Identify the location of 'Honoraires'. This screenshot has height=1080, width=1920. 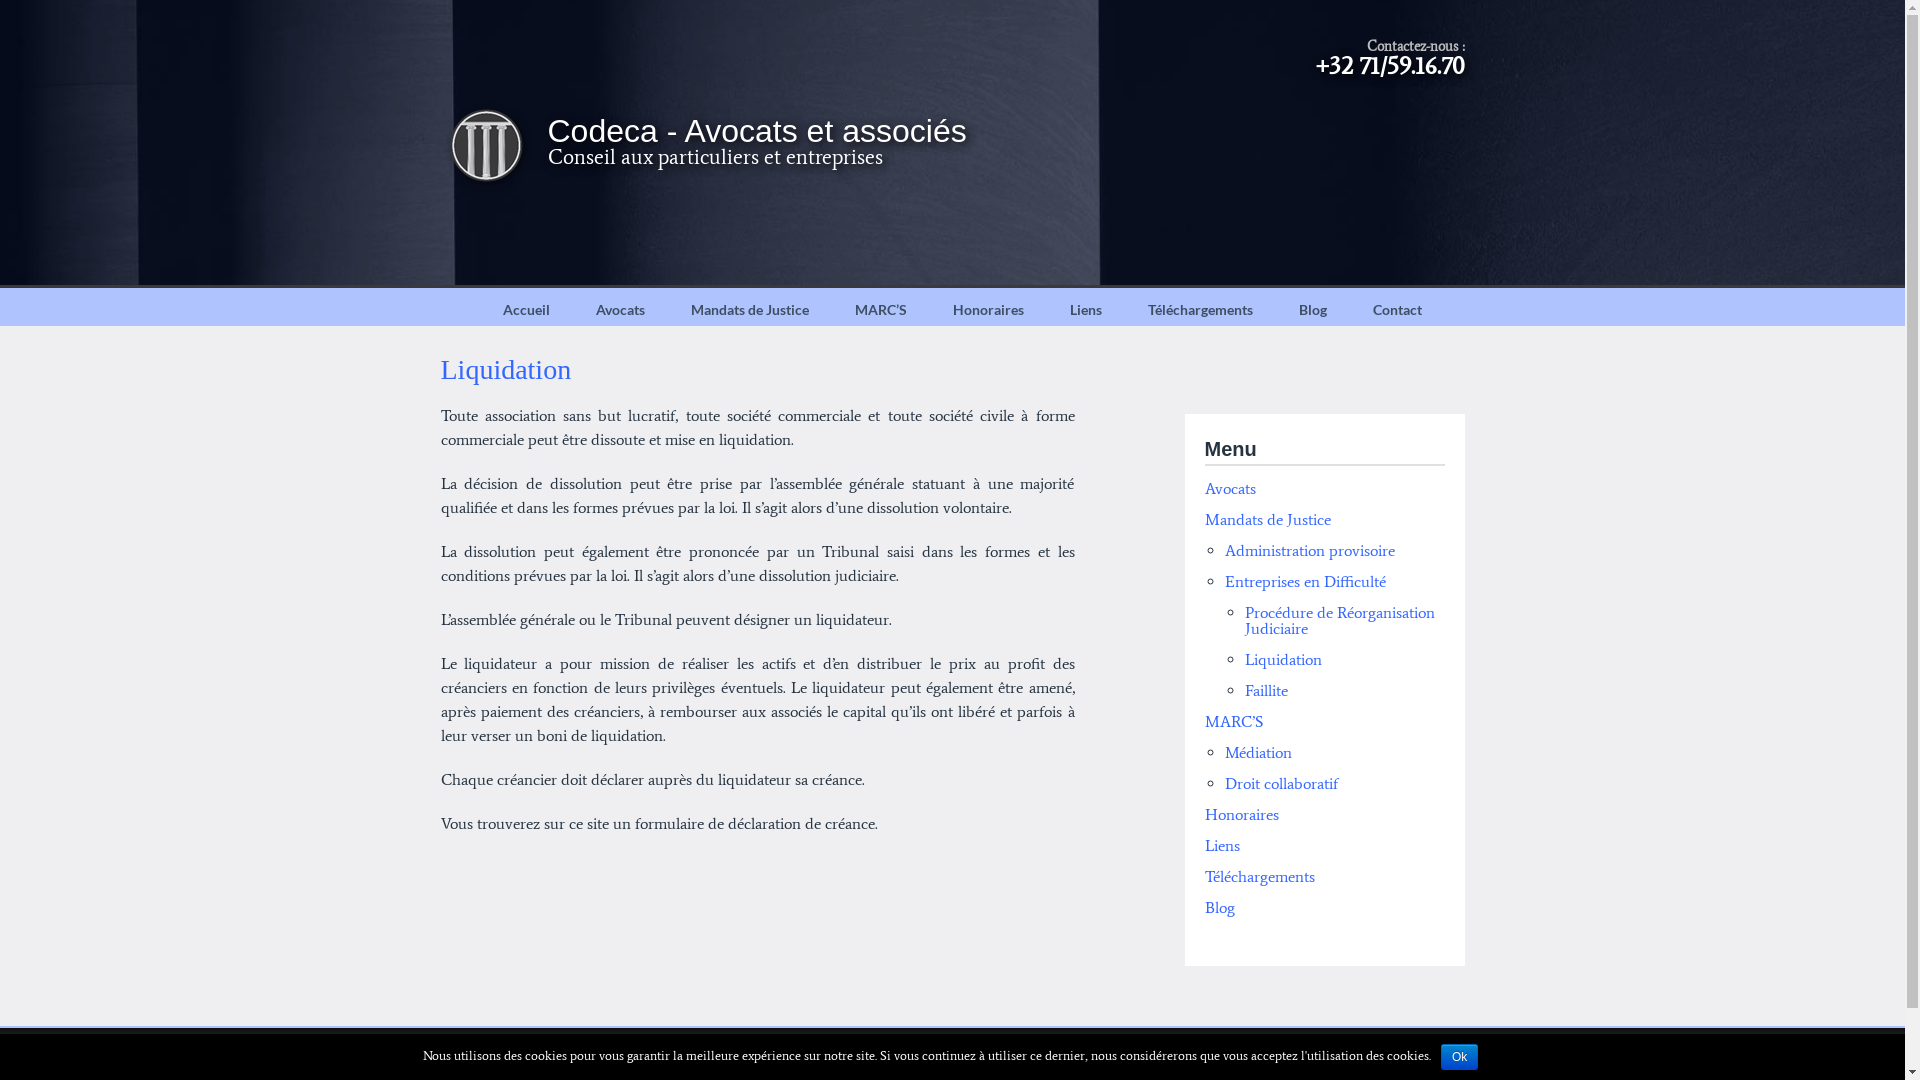
(988, 309).